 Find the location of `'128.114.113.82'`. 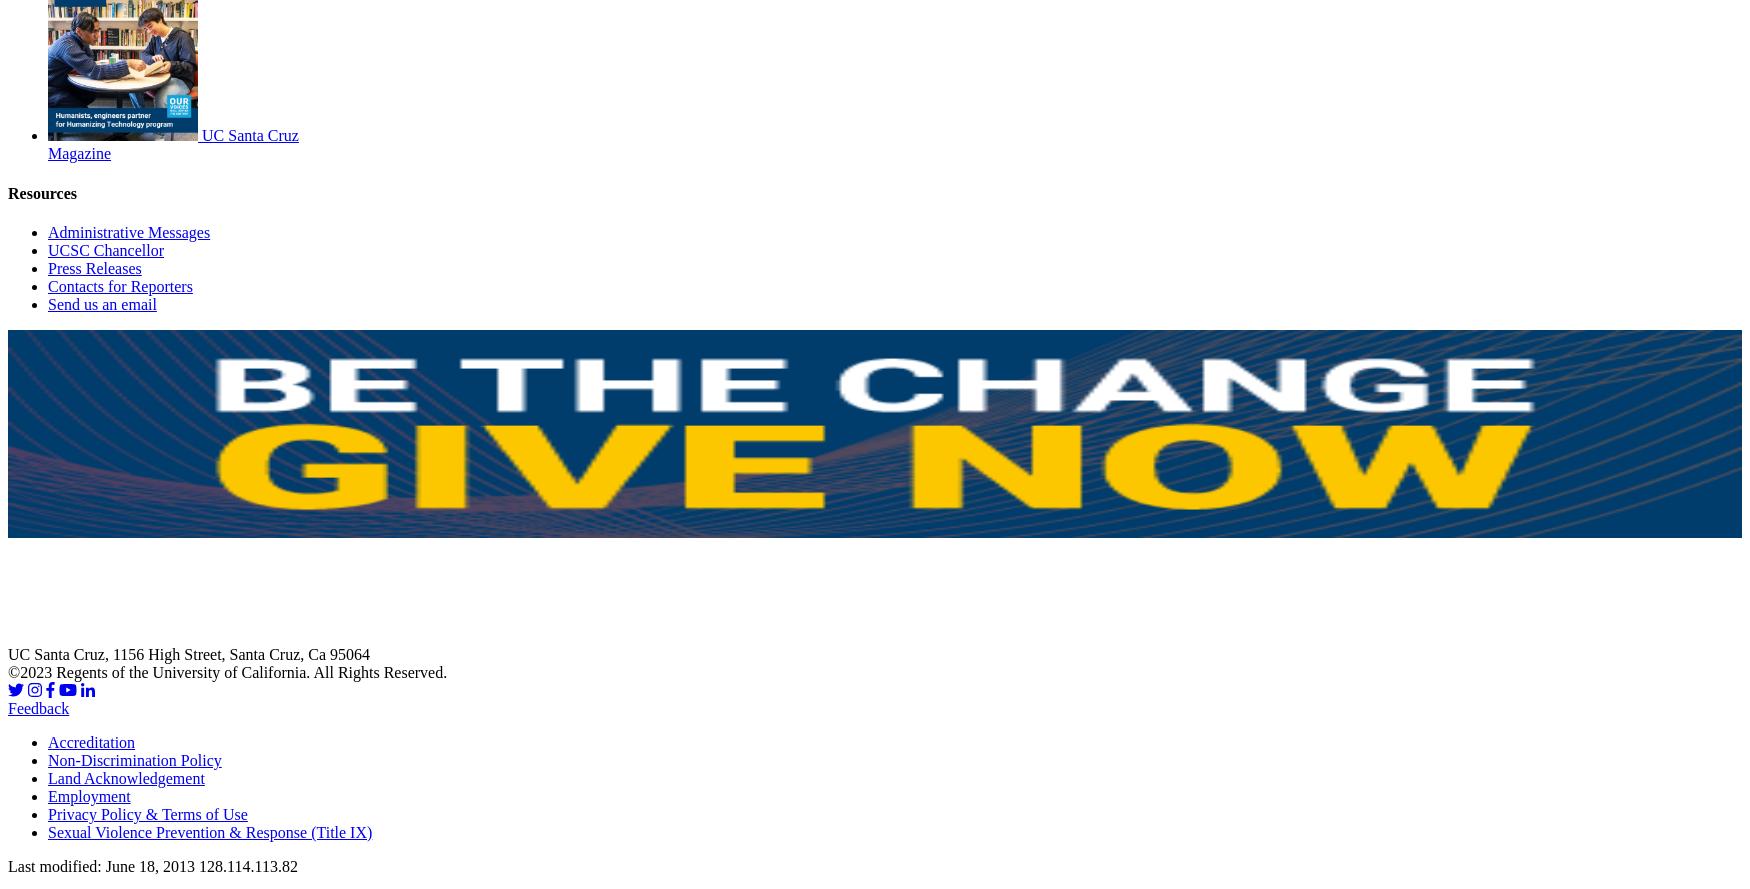

'128.114.113.82' is located at coordinates (247, 865).